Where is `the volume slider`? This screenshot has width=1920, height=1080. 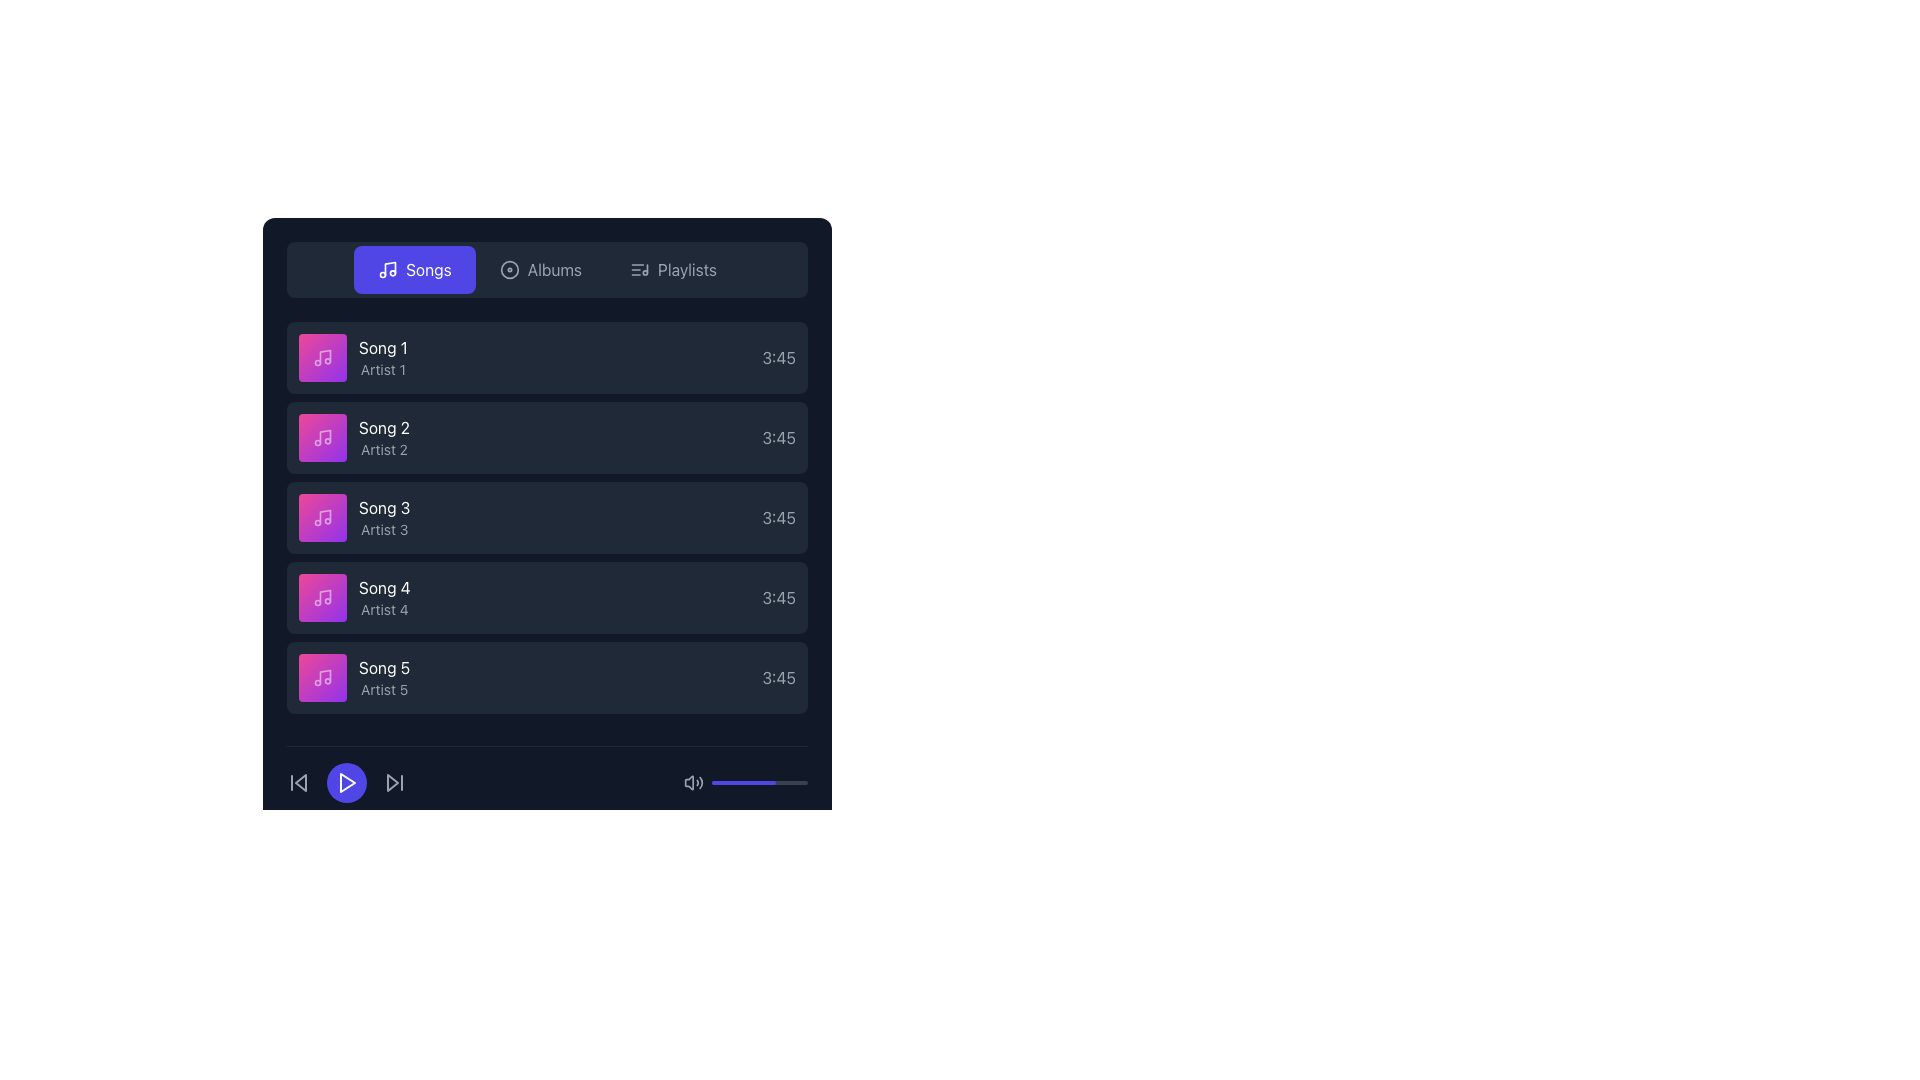 the volume slider is located at coordinates (755, 782).